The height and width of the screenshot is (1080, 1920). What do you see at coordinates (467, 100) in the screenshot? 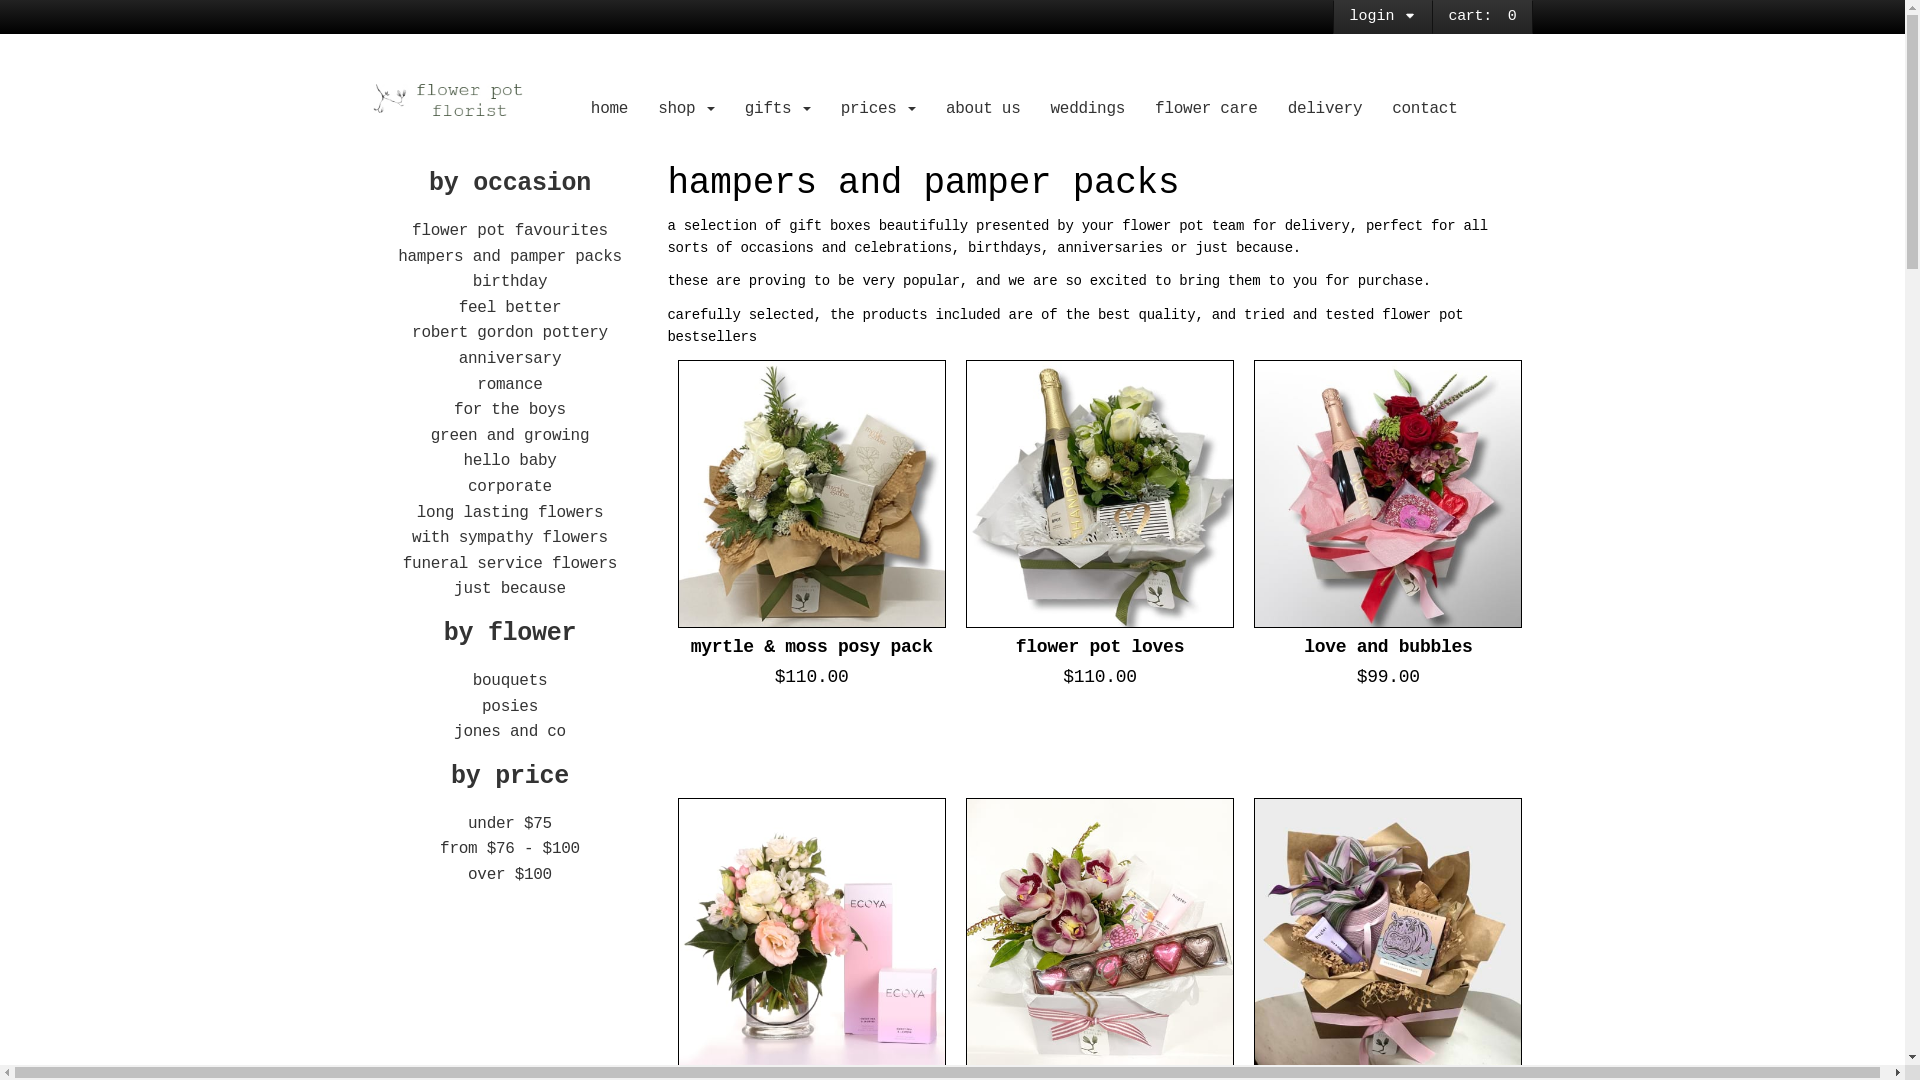
I see `'Flower Pot Florist'` at bounding box center [467, 100].